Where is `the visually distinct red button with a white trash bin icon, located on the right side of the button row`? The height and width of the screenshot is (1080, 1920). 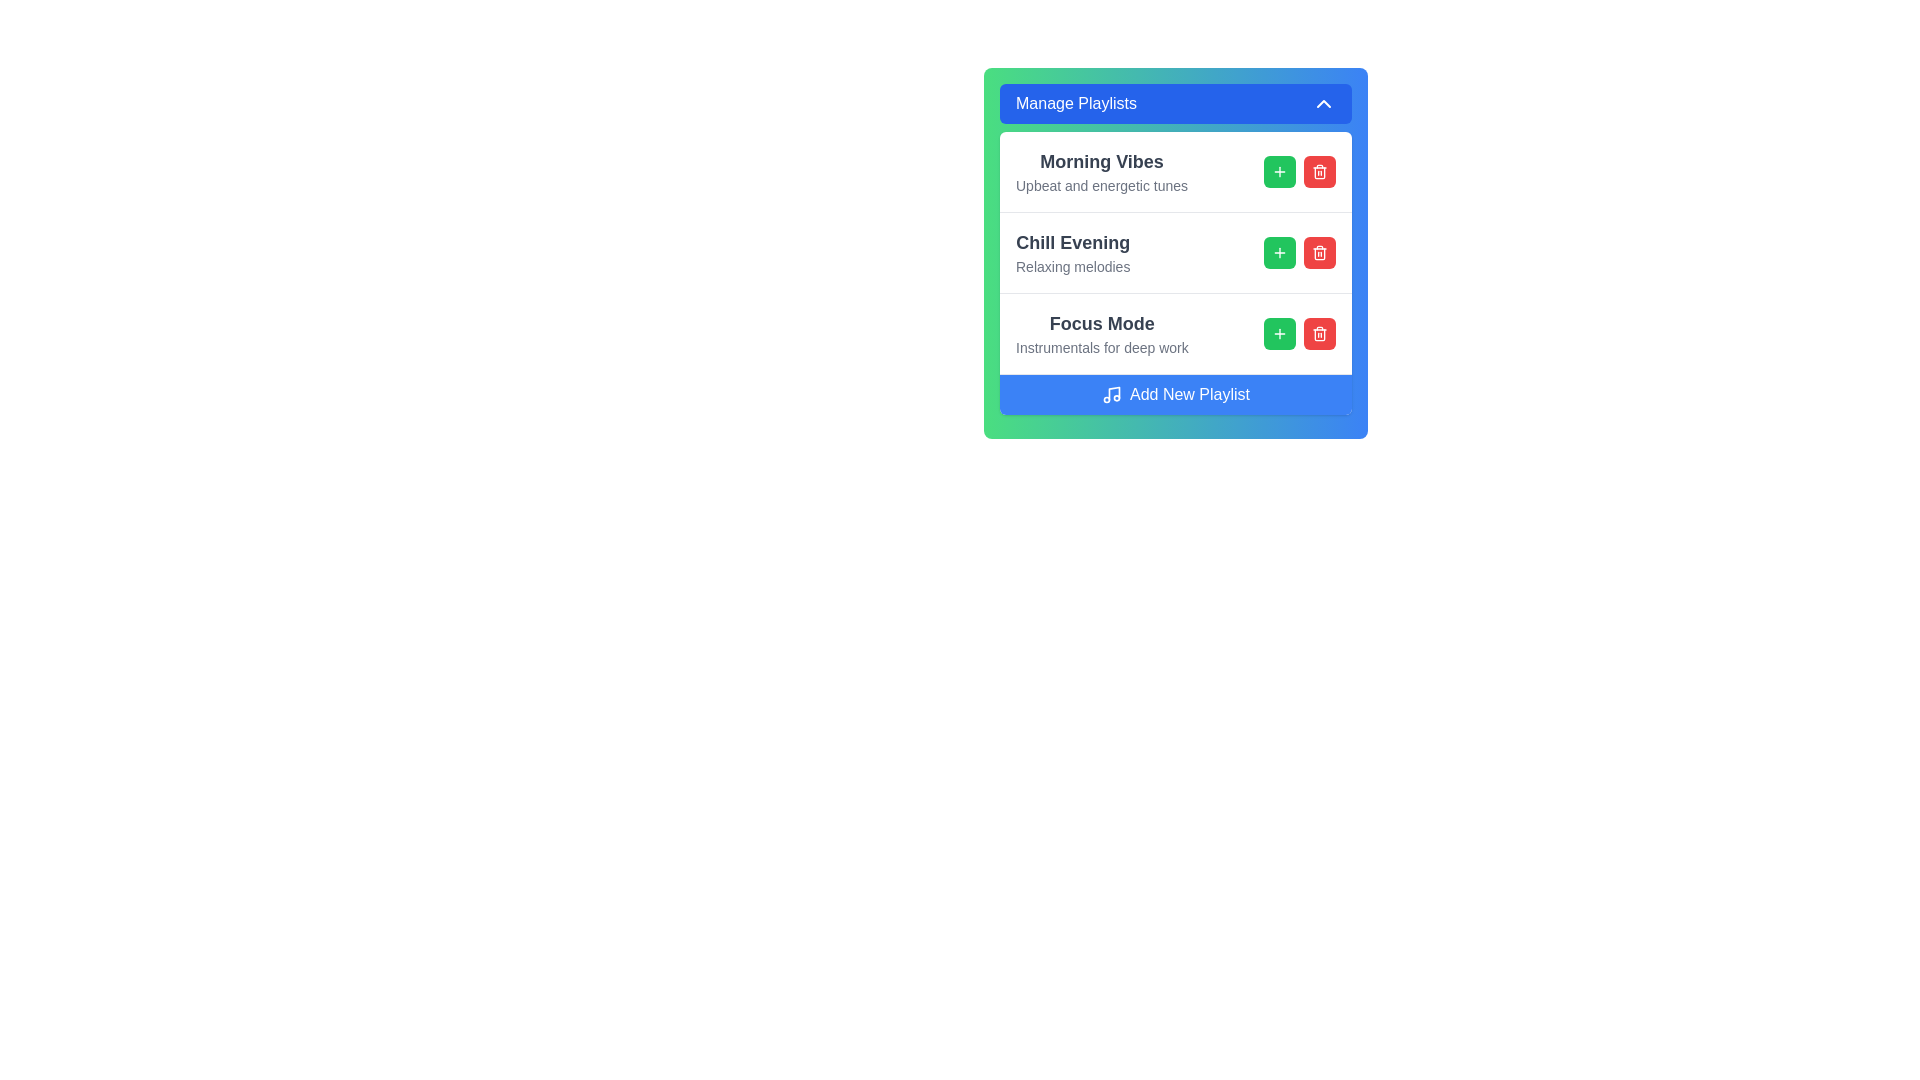 the visually distinct red button with a white trash bin icon, located on the right side of the button row is located at coordinates (1320, 171).